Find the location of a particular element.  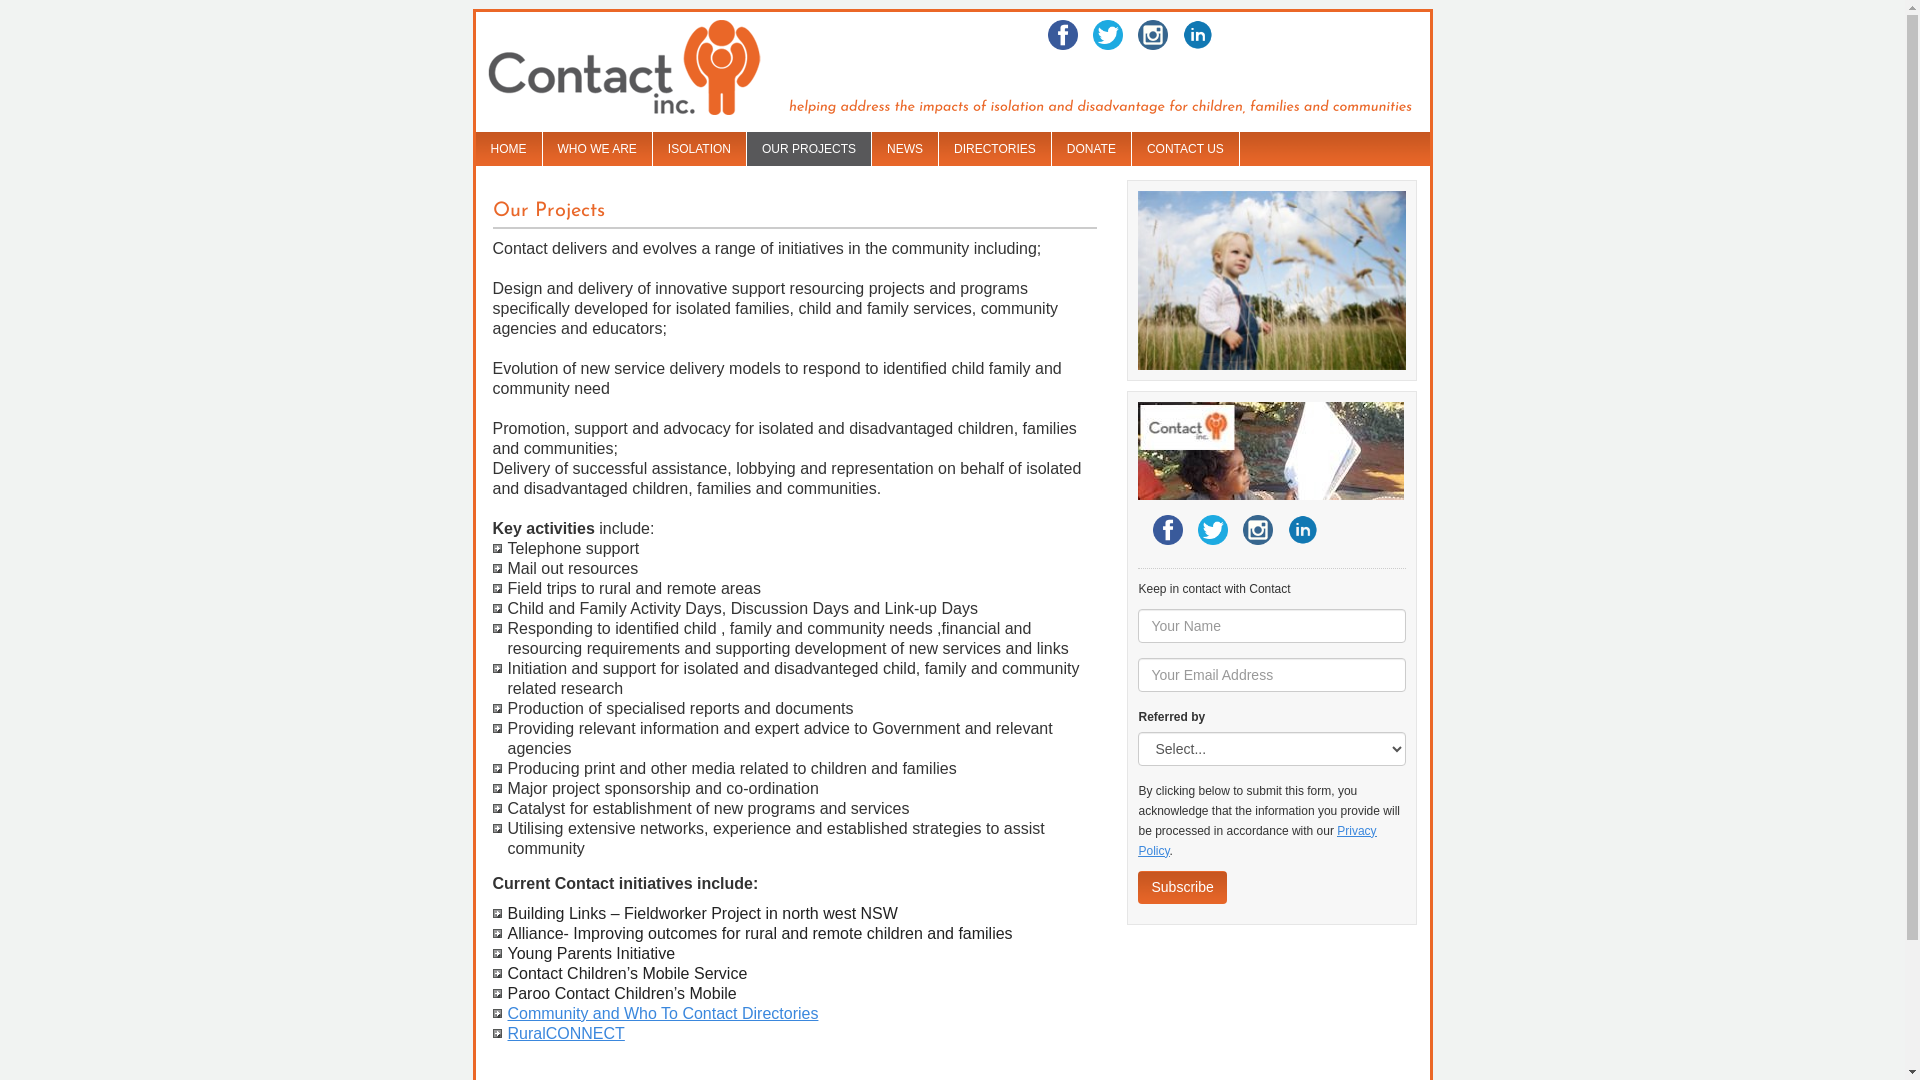

'DIRECTORIES' is located at coordinates (994, 148).